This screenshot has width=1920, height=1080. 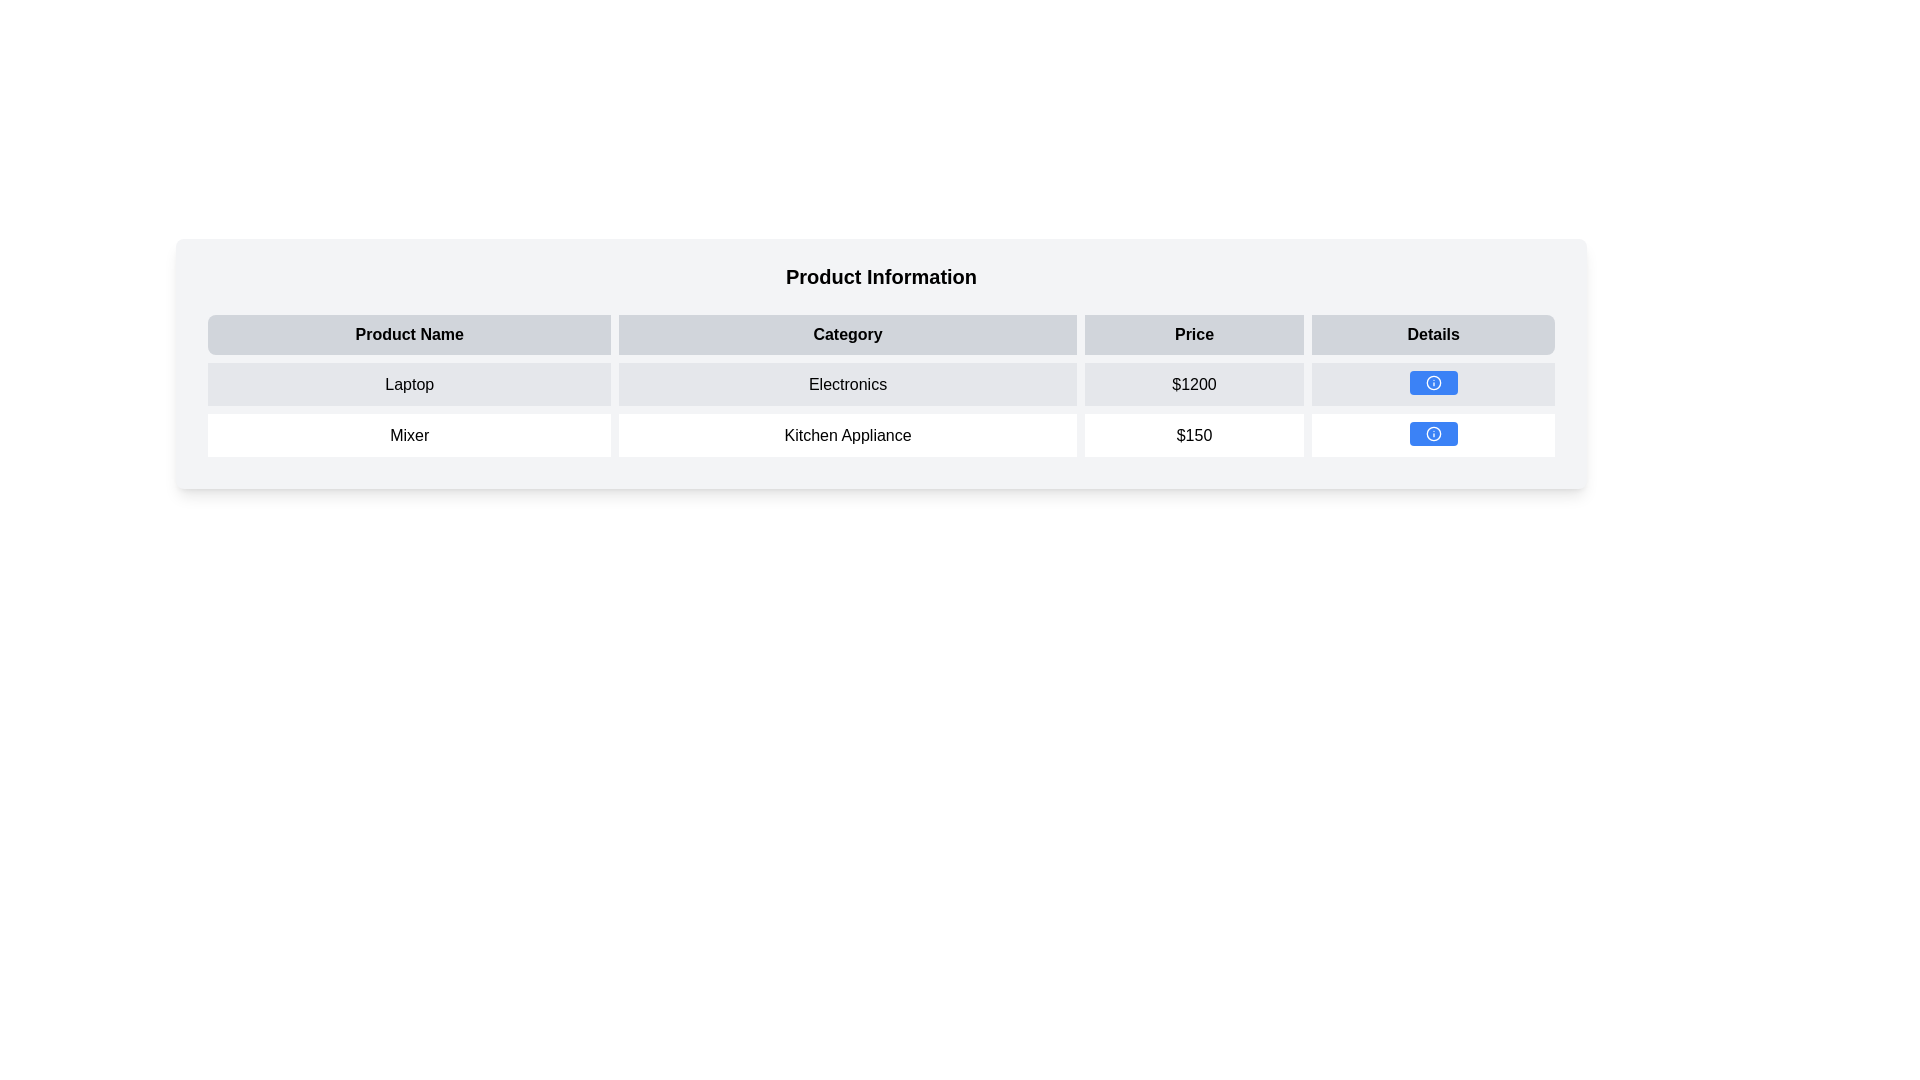 I want to click on the table header cell labeled 'Product Name', which is styled with a light-gray background and dark text, located in the top-left corner of the table header row, so click(x=408, y=334).